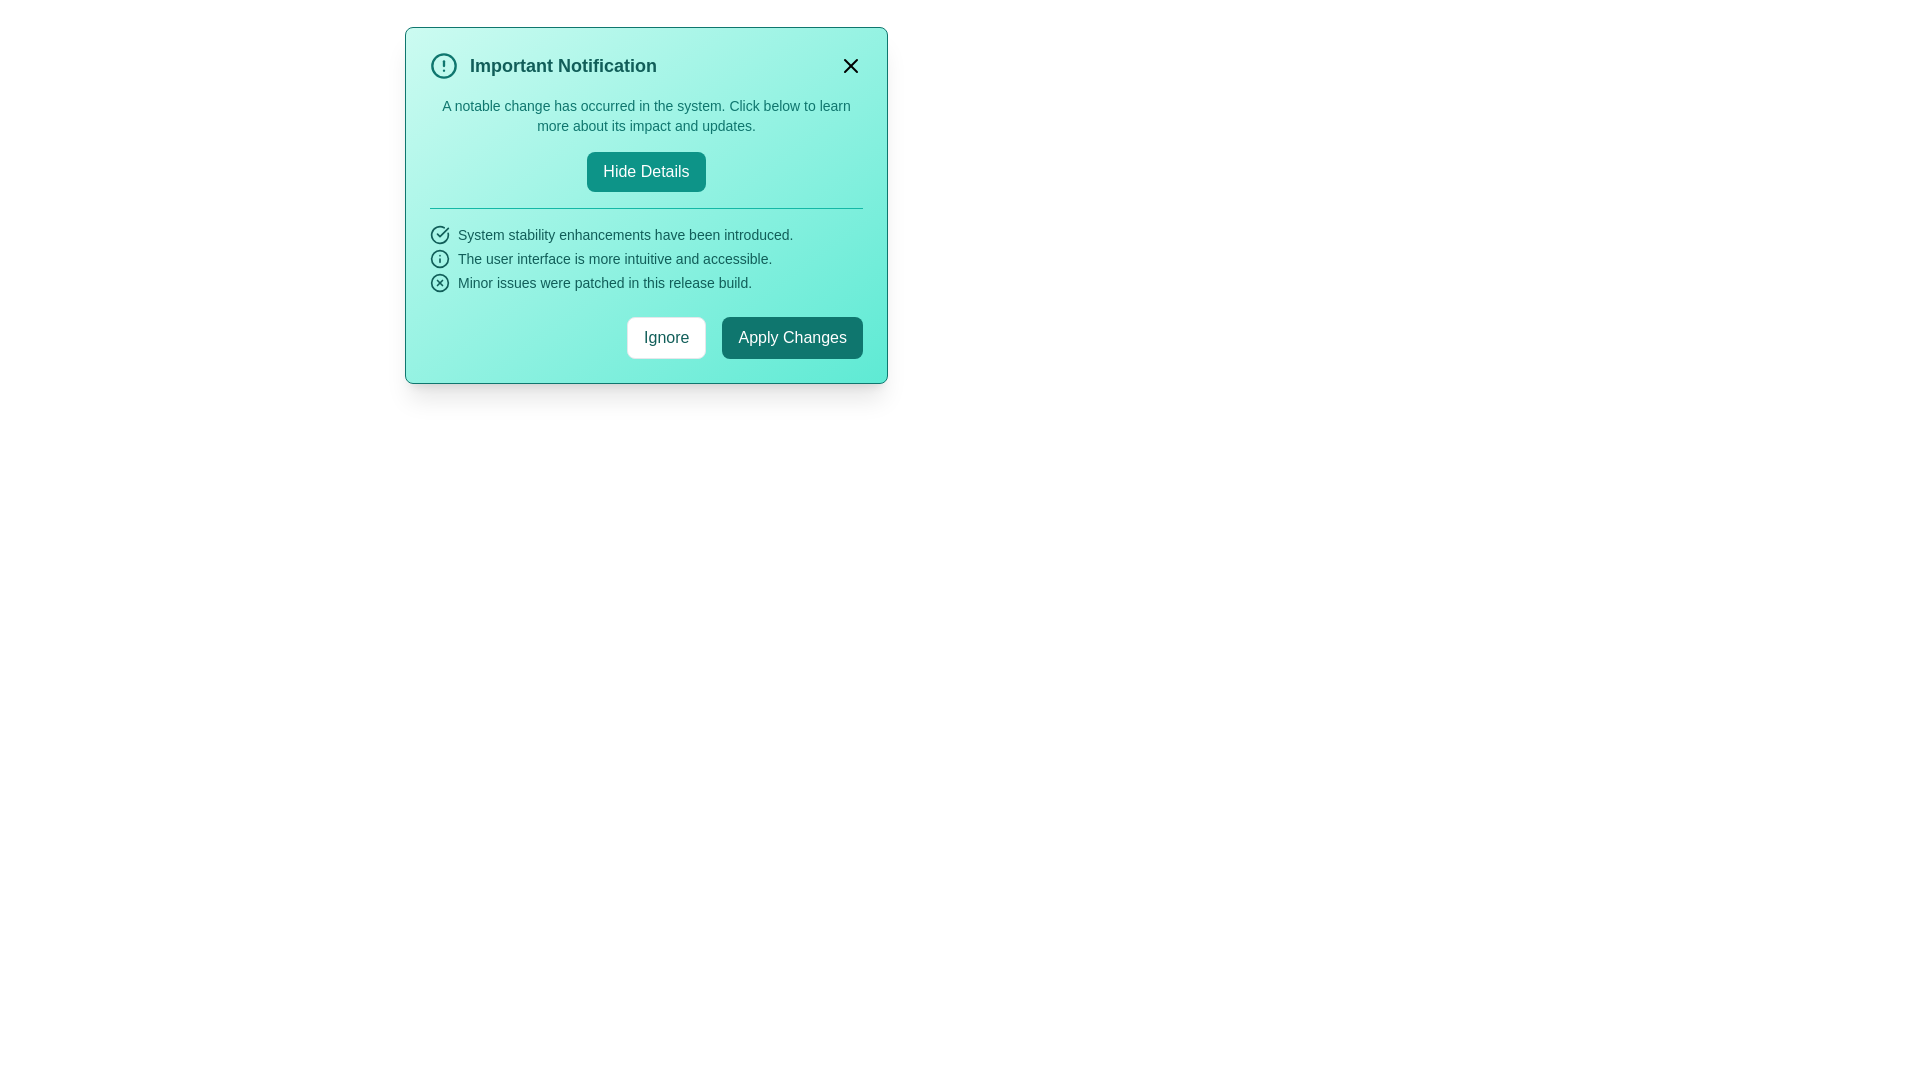 The height and width of the screenshot is (1080, 1920). Describe the element at coordinates (646, 249) in the screenshot. I see `detailed information presented in the Informational text block with icons located centrally in the 'Important Notification' modal, just below the 'Hide Details' button` at that location.